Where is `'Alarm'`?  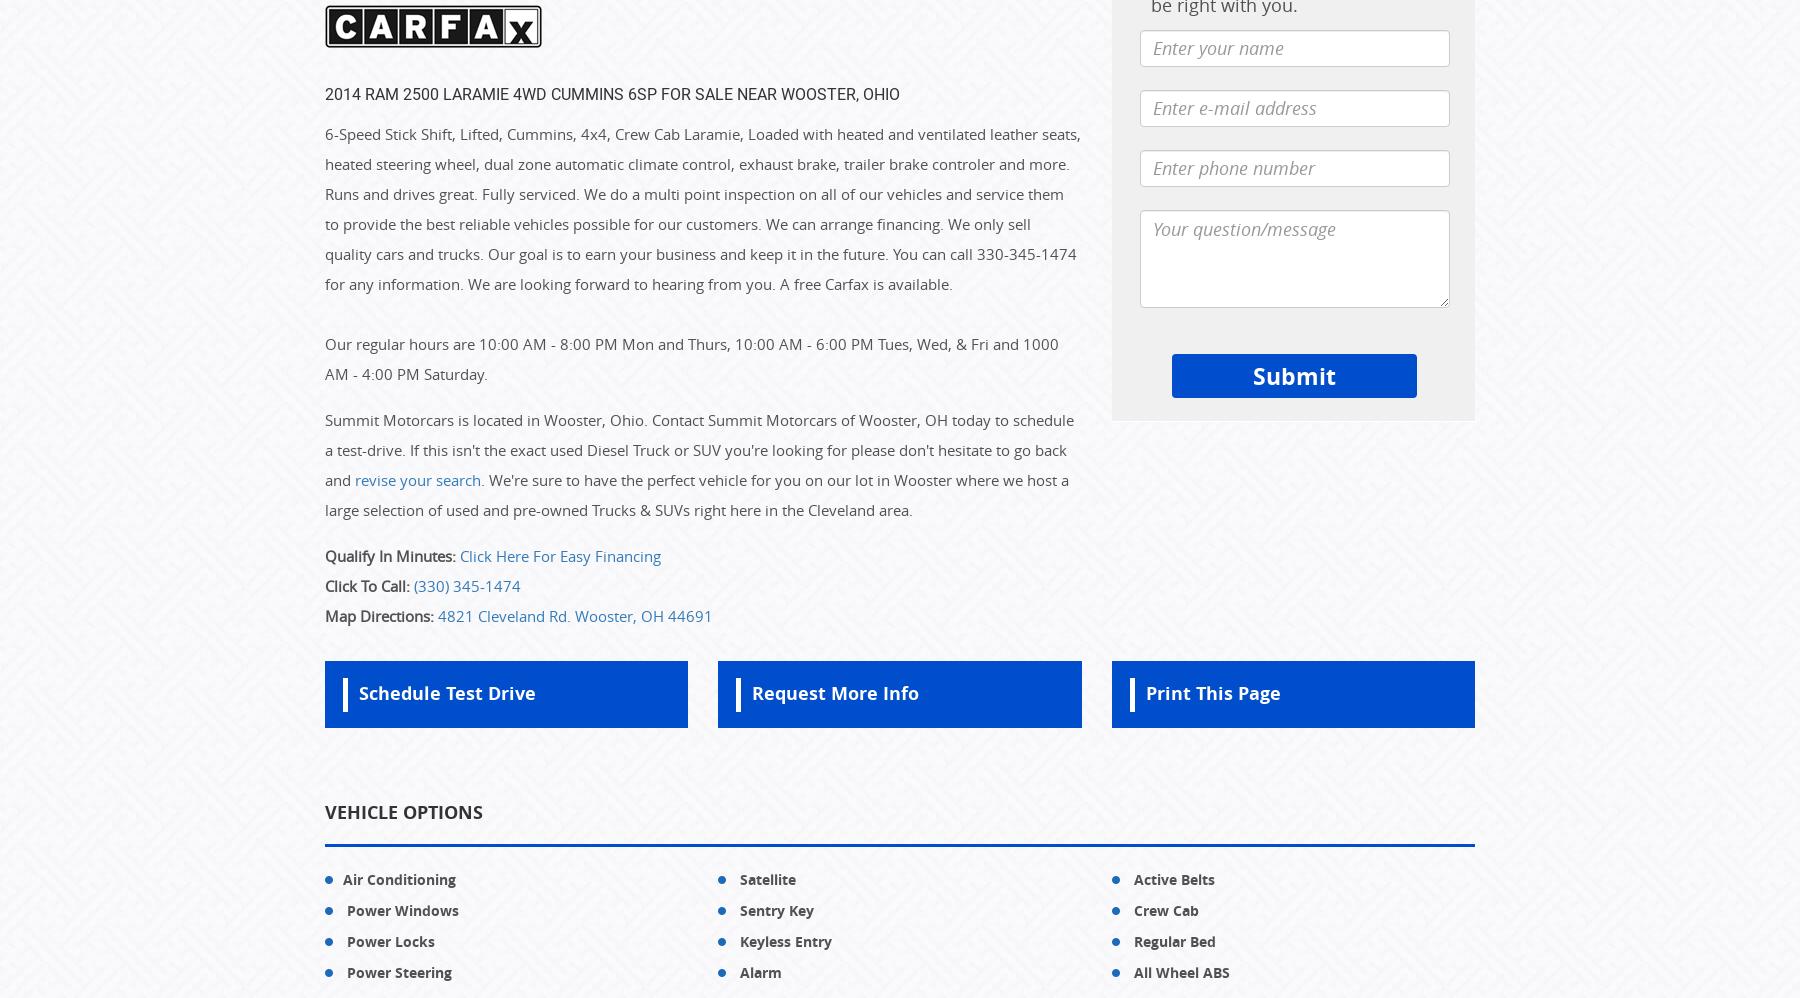 'Alarm' is located at coordinates (735, 970).